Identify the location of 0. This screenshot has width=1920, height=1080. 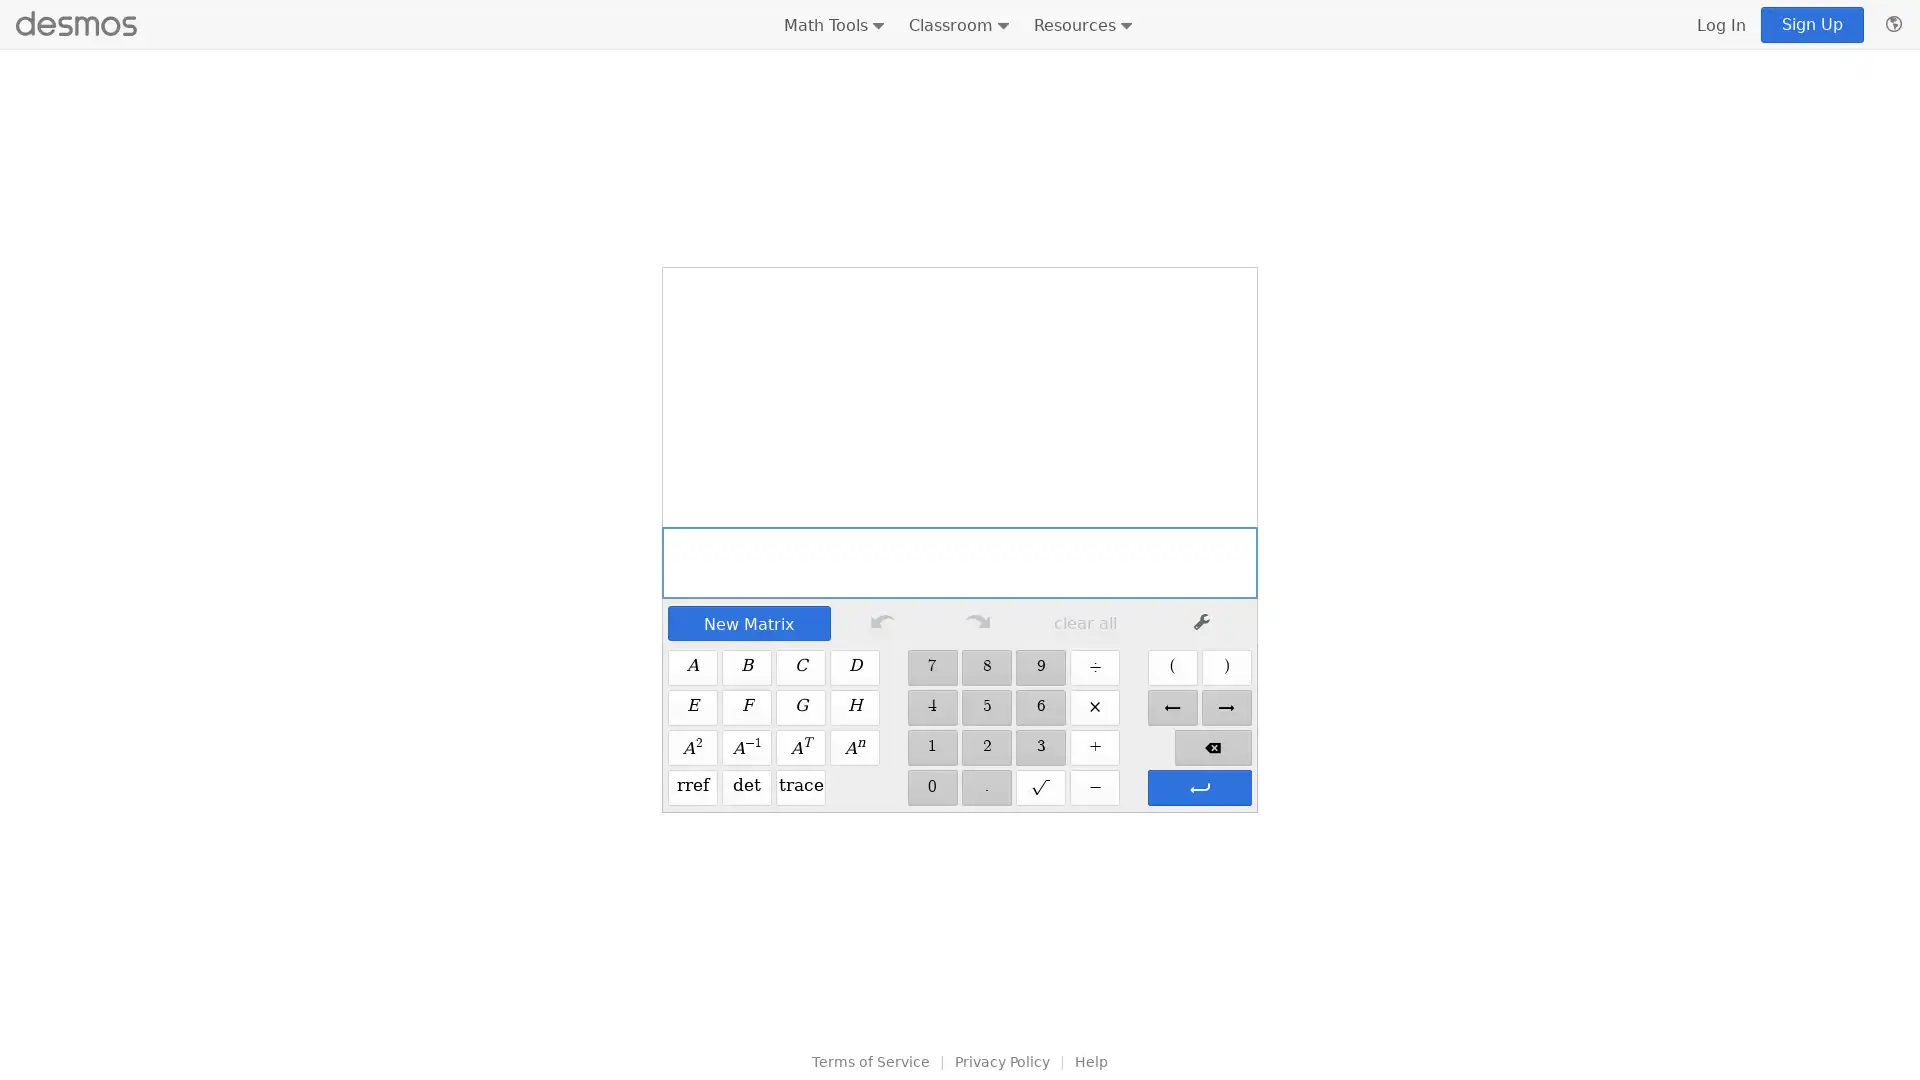
(930, 786).